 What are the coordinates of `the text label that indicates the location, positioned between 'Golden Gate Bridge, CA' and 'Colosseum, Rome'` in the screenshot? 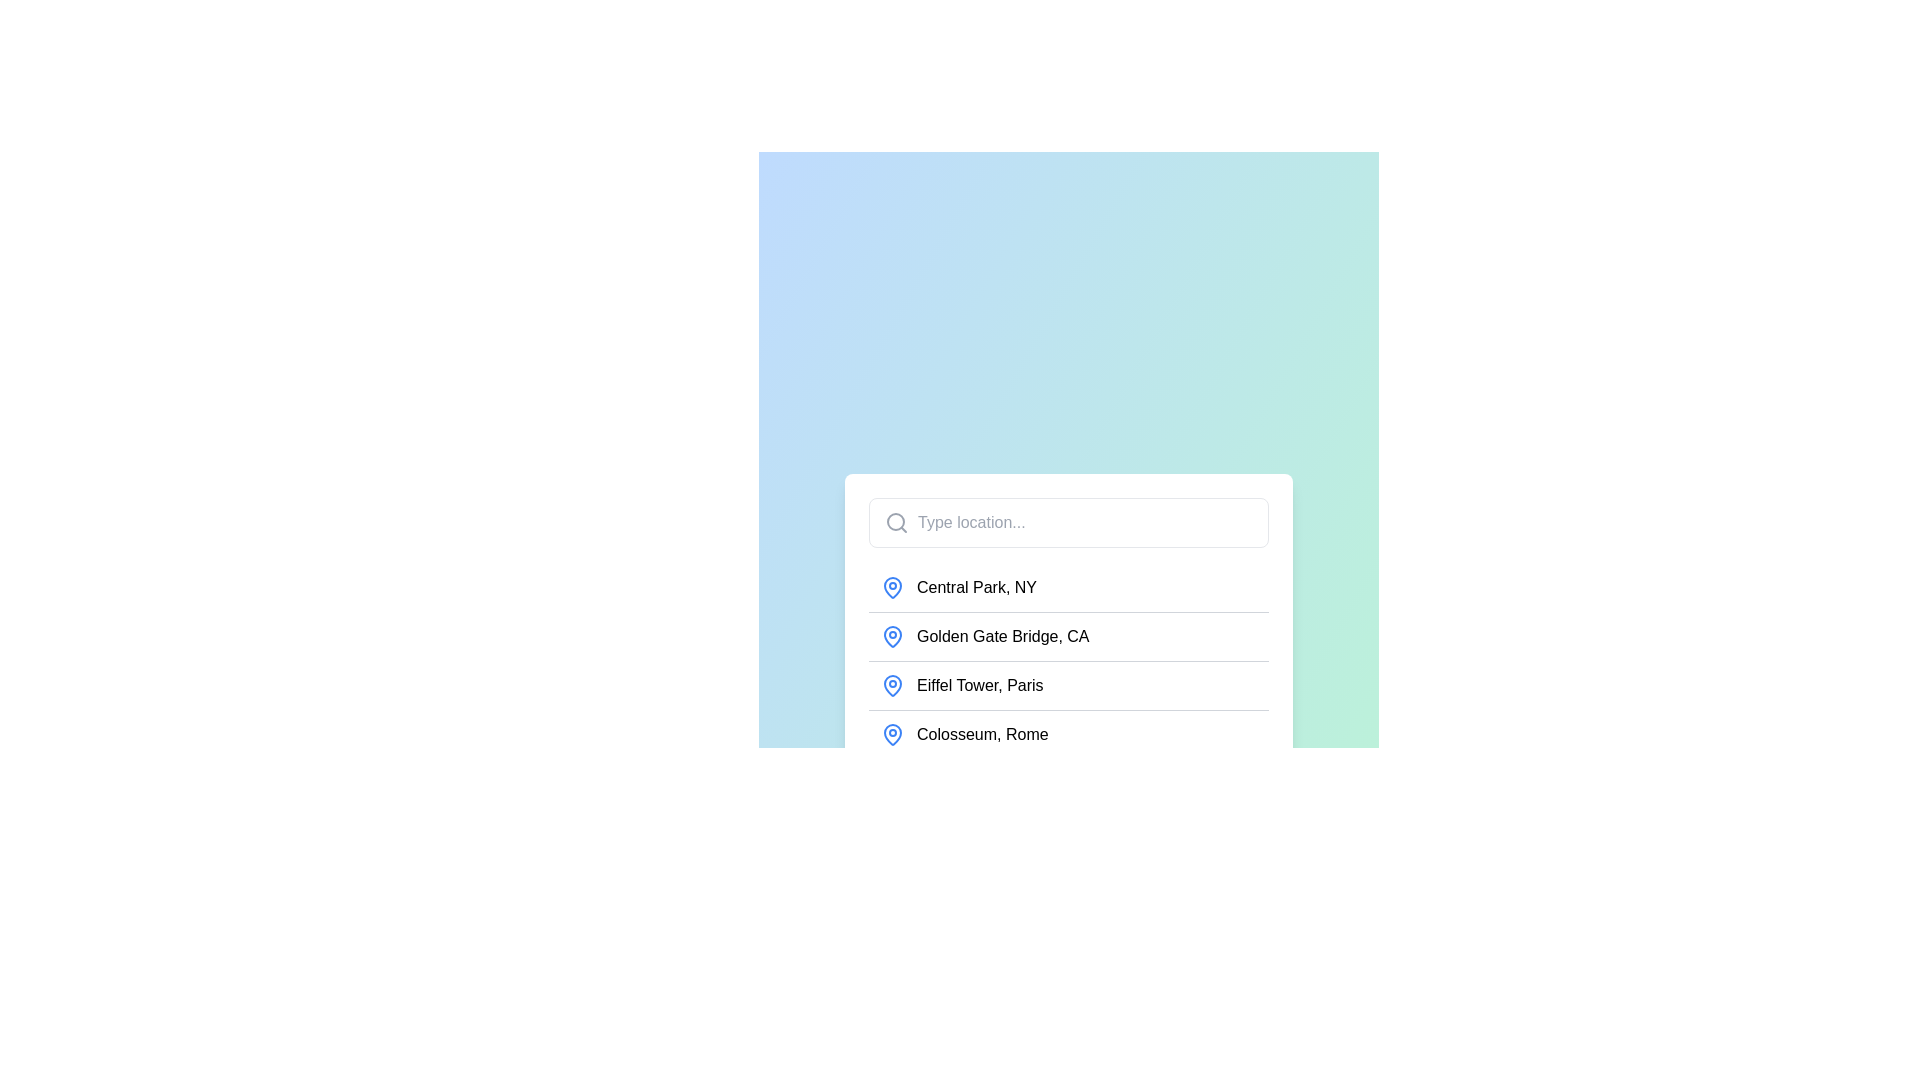 It's located at (980, 685).